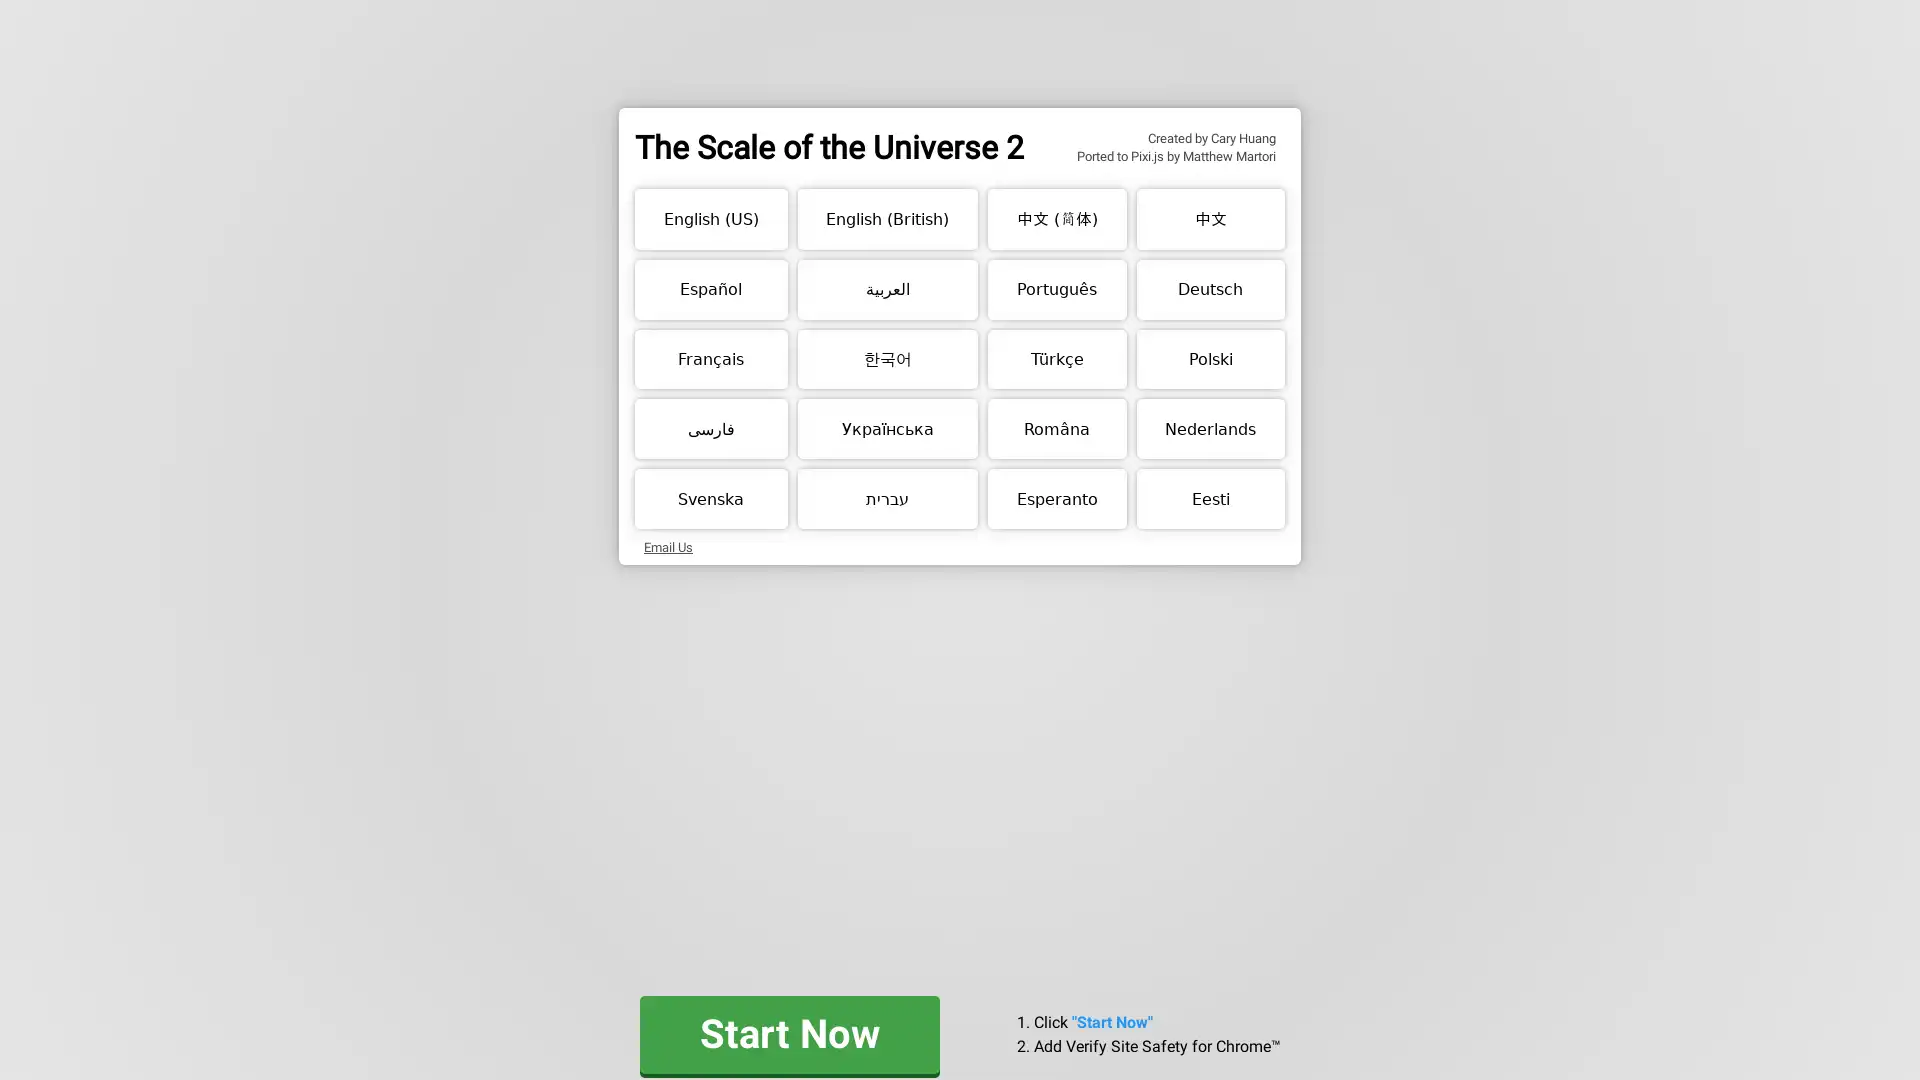 This screenshot has height=1080, width=1920. I want to click on Eesti, so click(1209, 497).